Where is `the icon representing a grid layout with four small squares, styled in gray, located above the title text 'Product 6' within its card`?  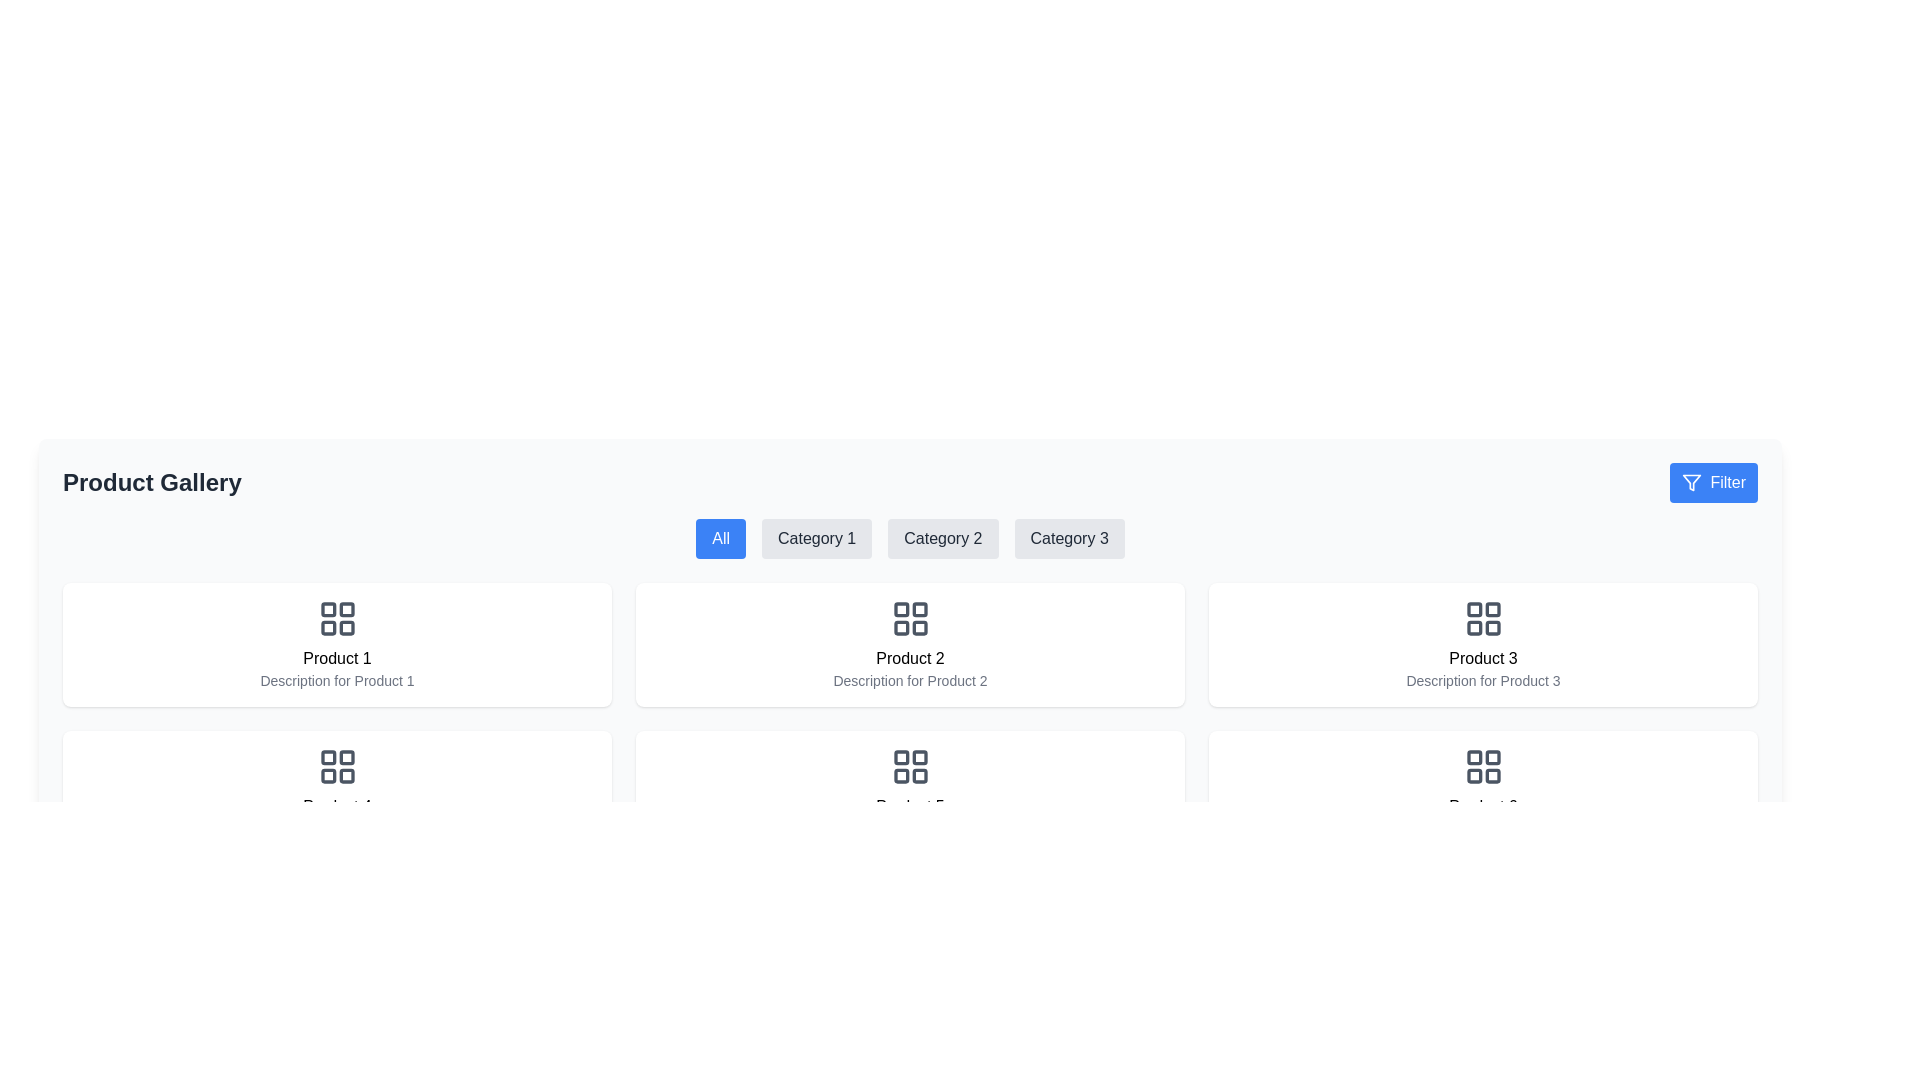
the icon representing a grid layout with four small squares, styled in gray, located above the title text 'Product 6' within its card is located at coordinates (1483, 766).